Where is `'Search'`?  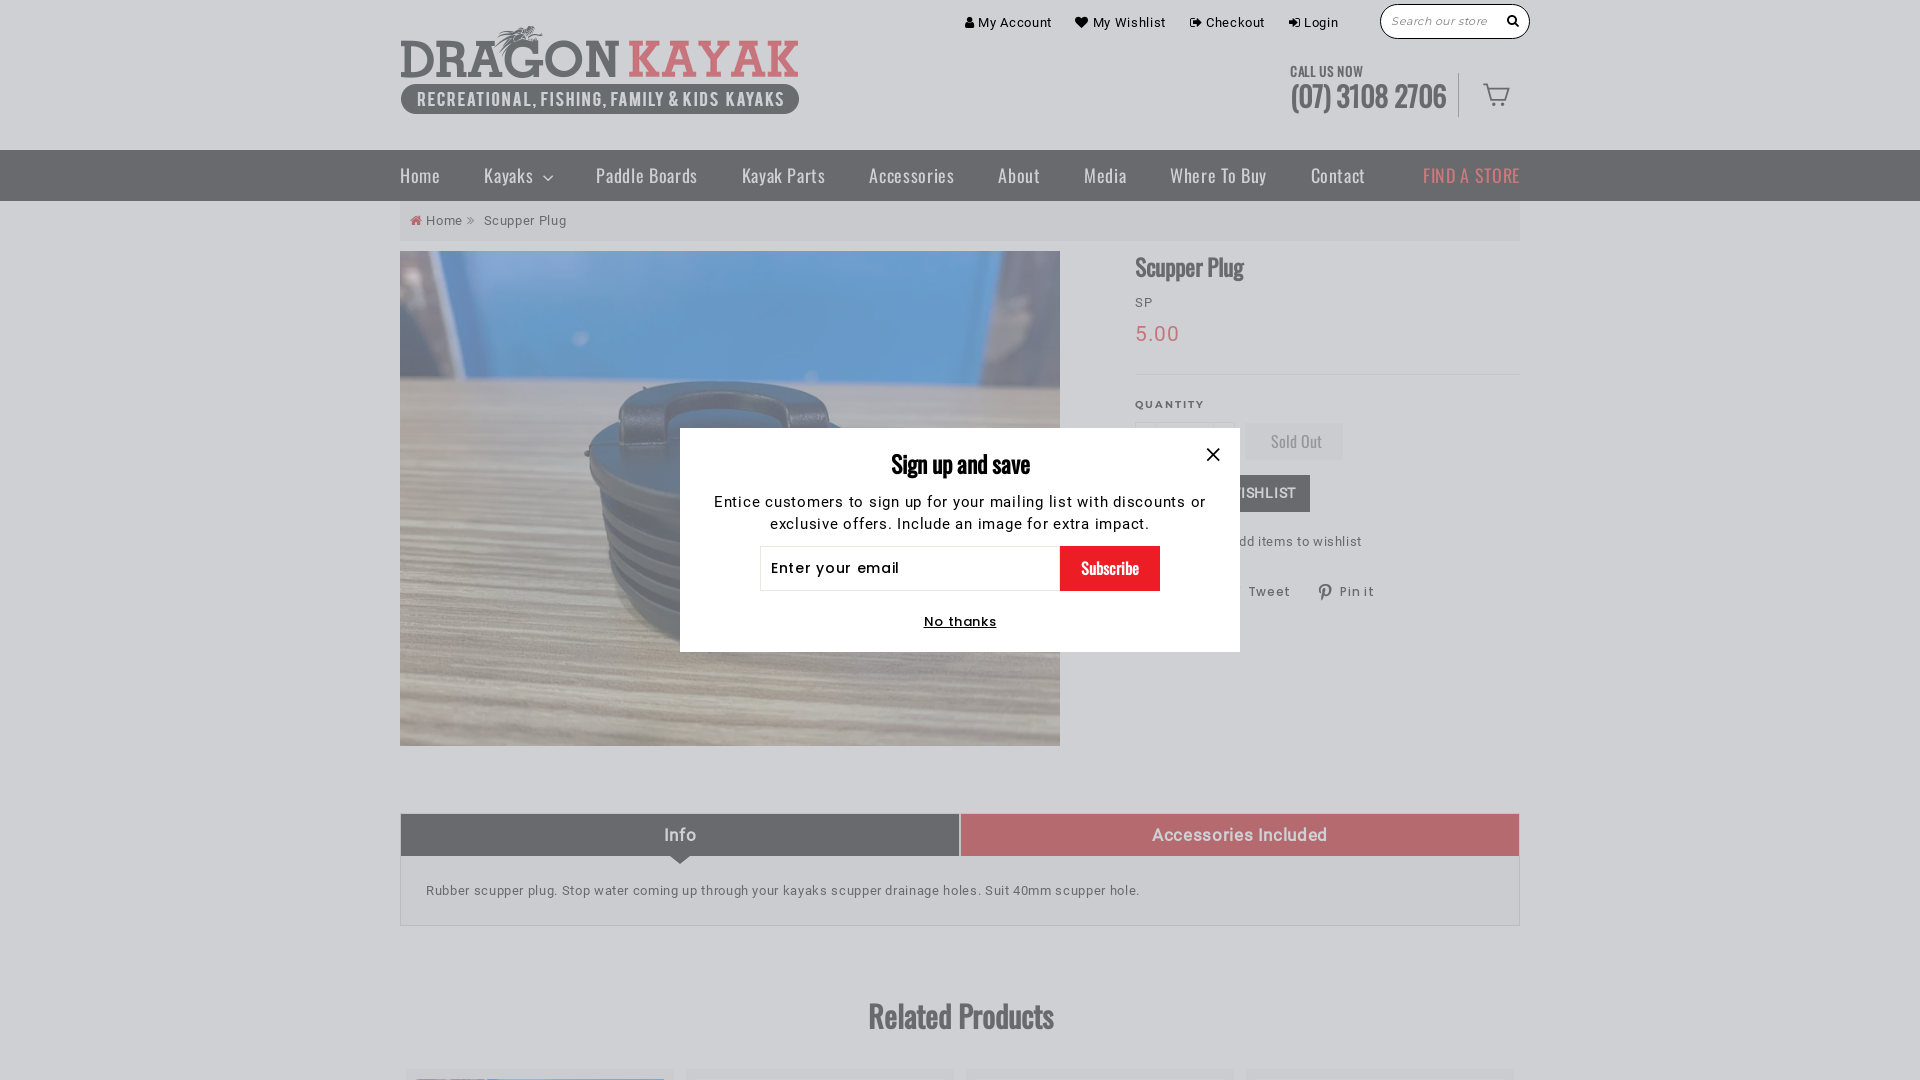 'Search' is located at coordinates (1513, 20).